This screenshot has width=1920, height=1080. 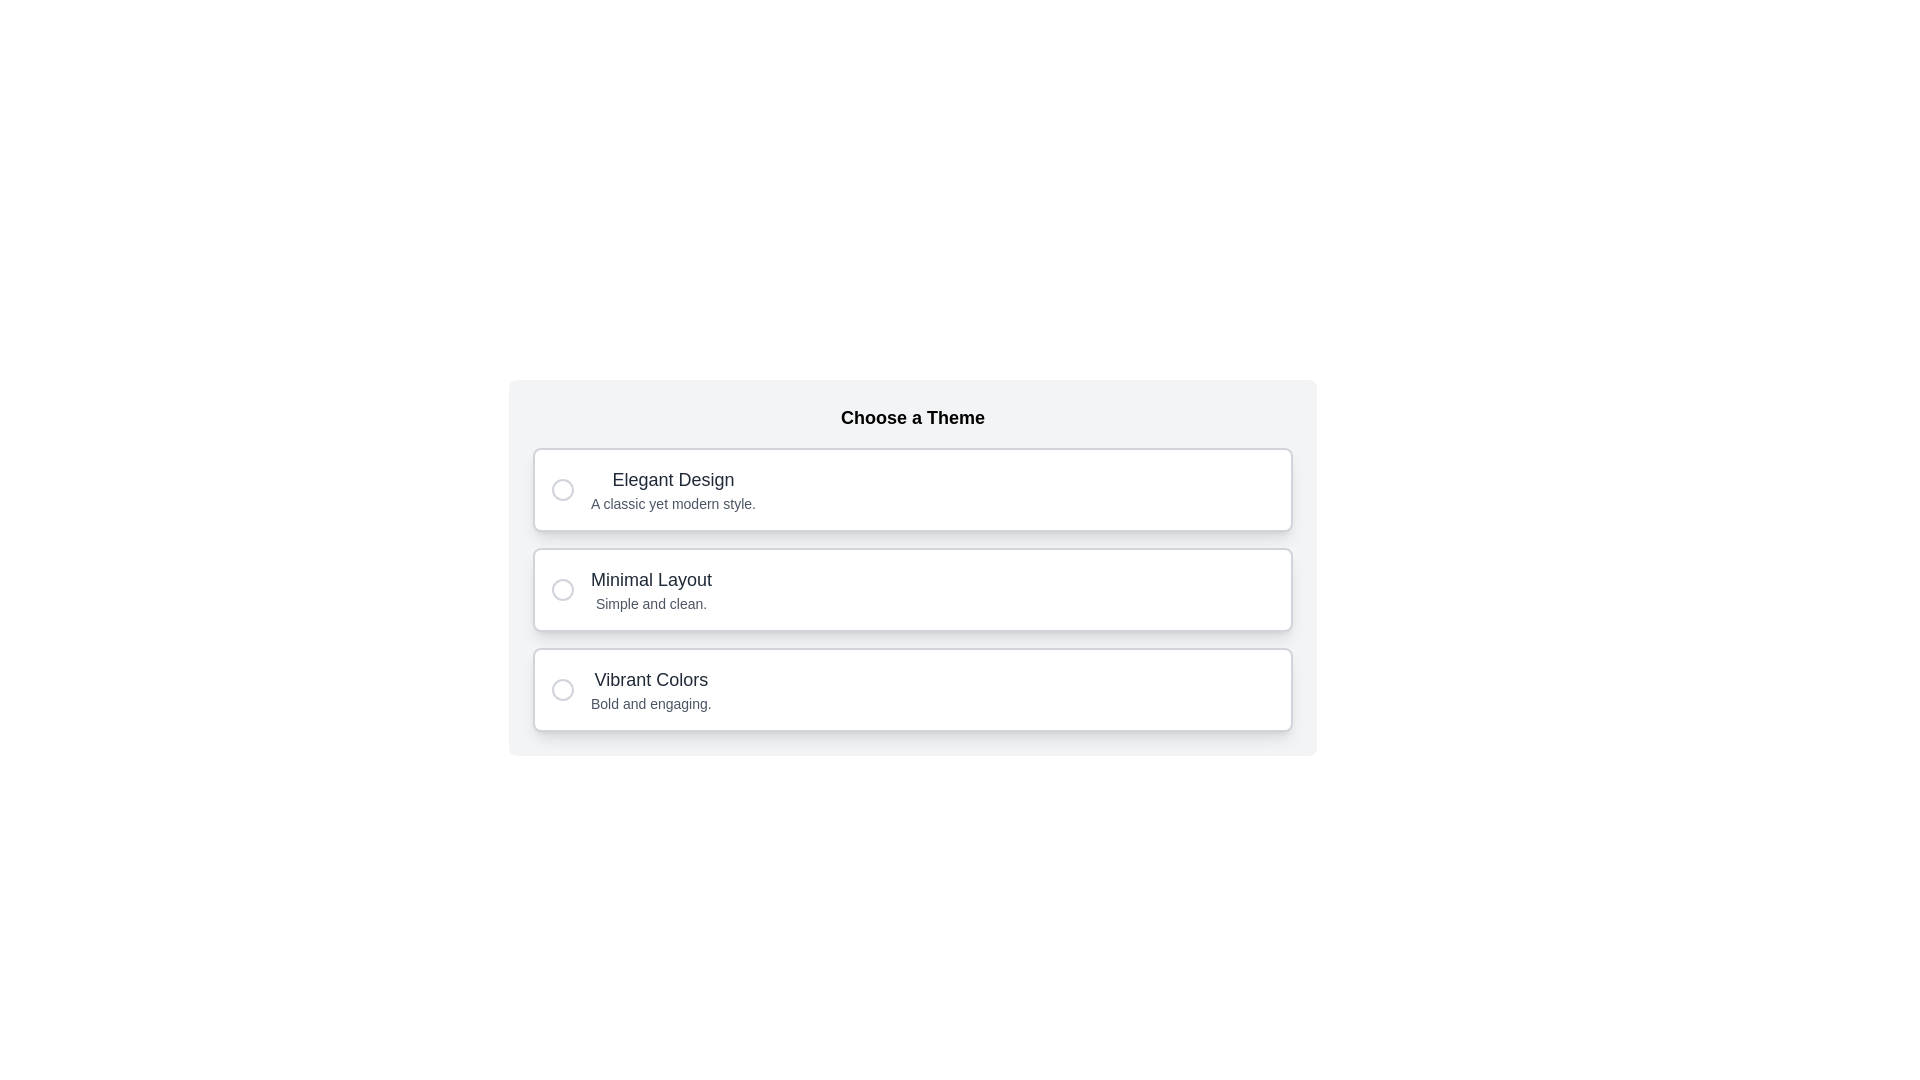 I want to click on the static text element that reads 'Elegant Design', which is the first option in a list of themes located under the heading 'Choose a Theme', so click(x=673, y=479).